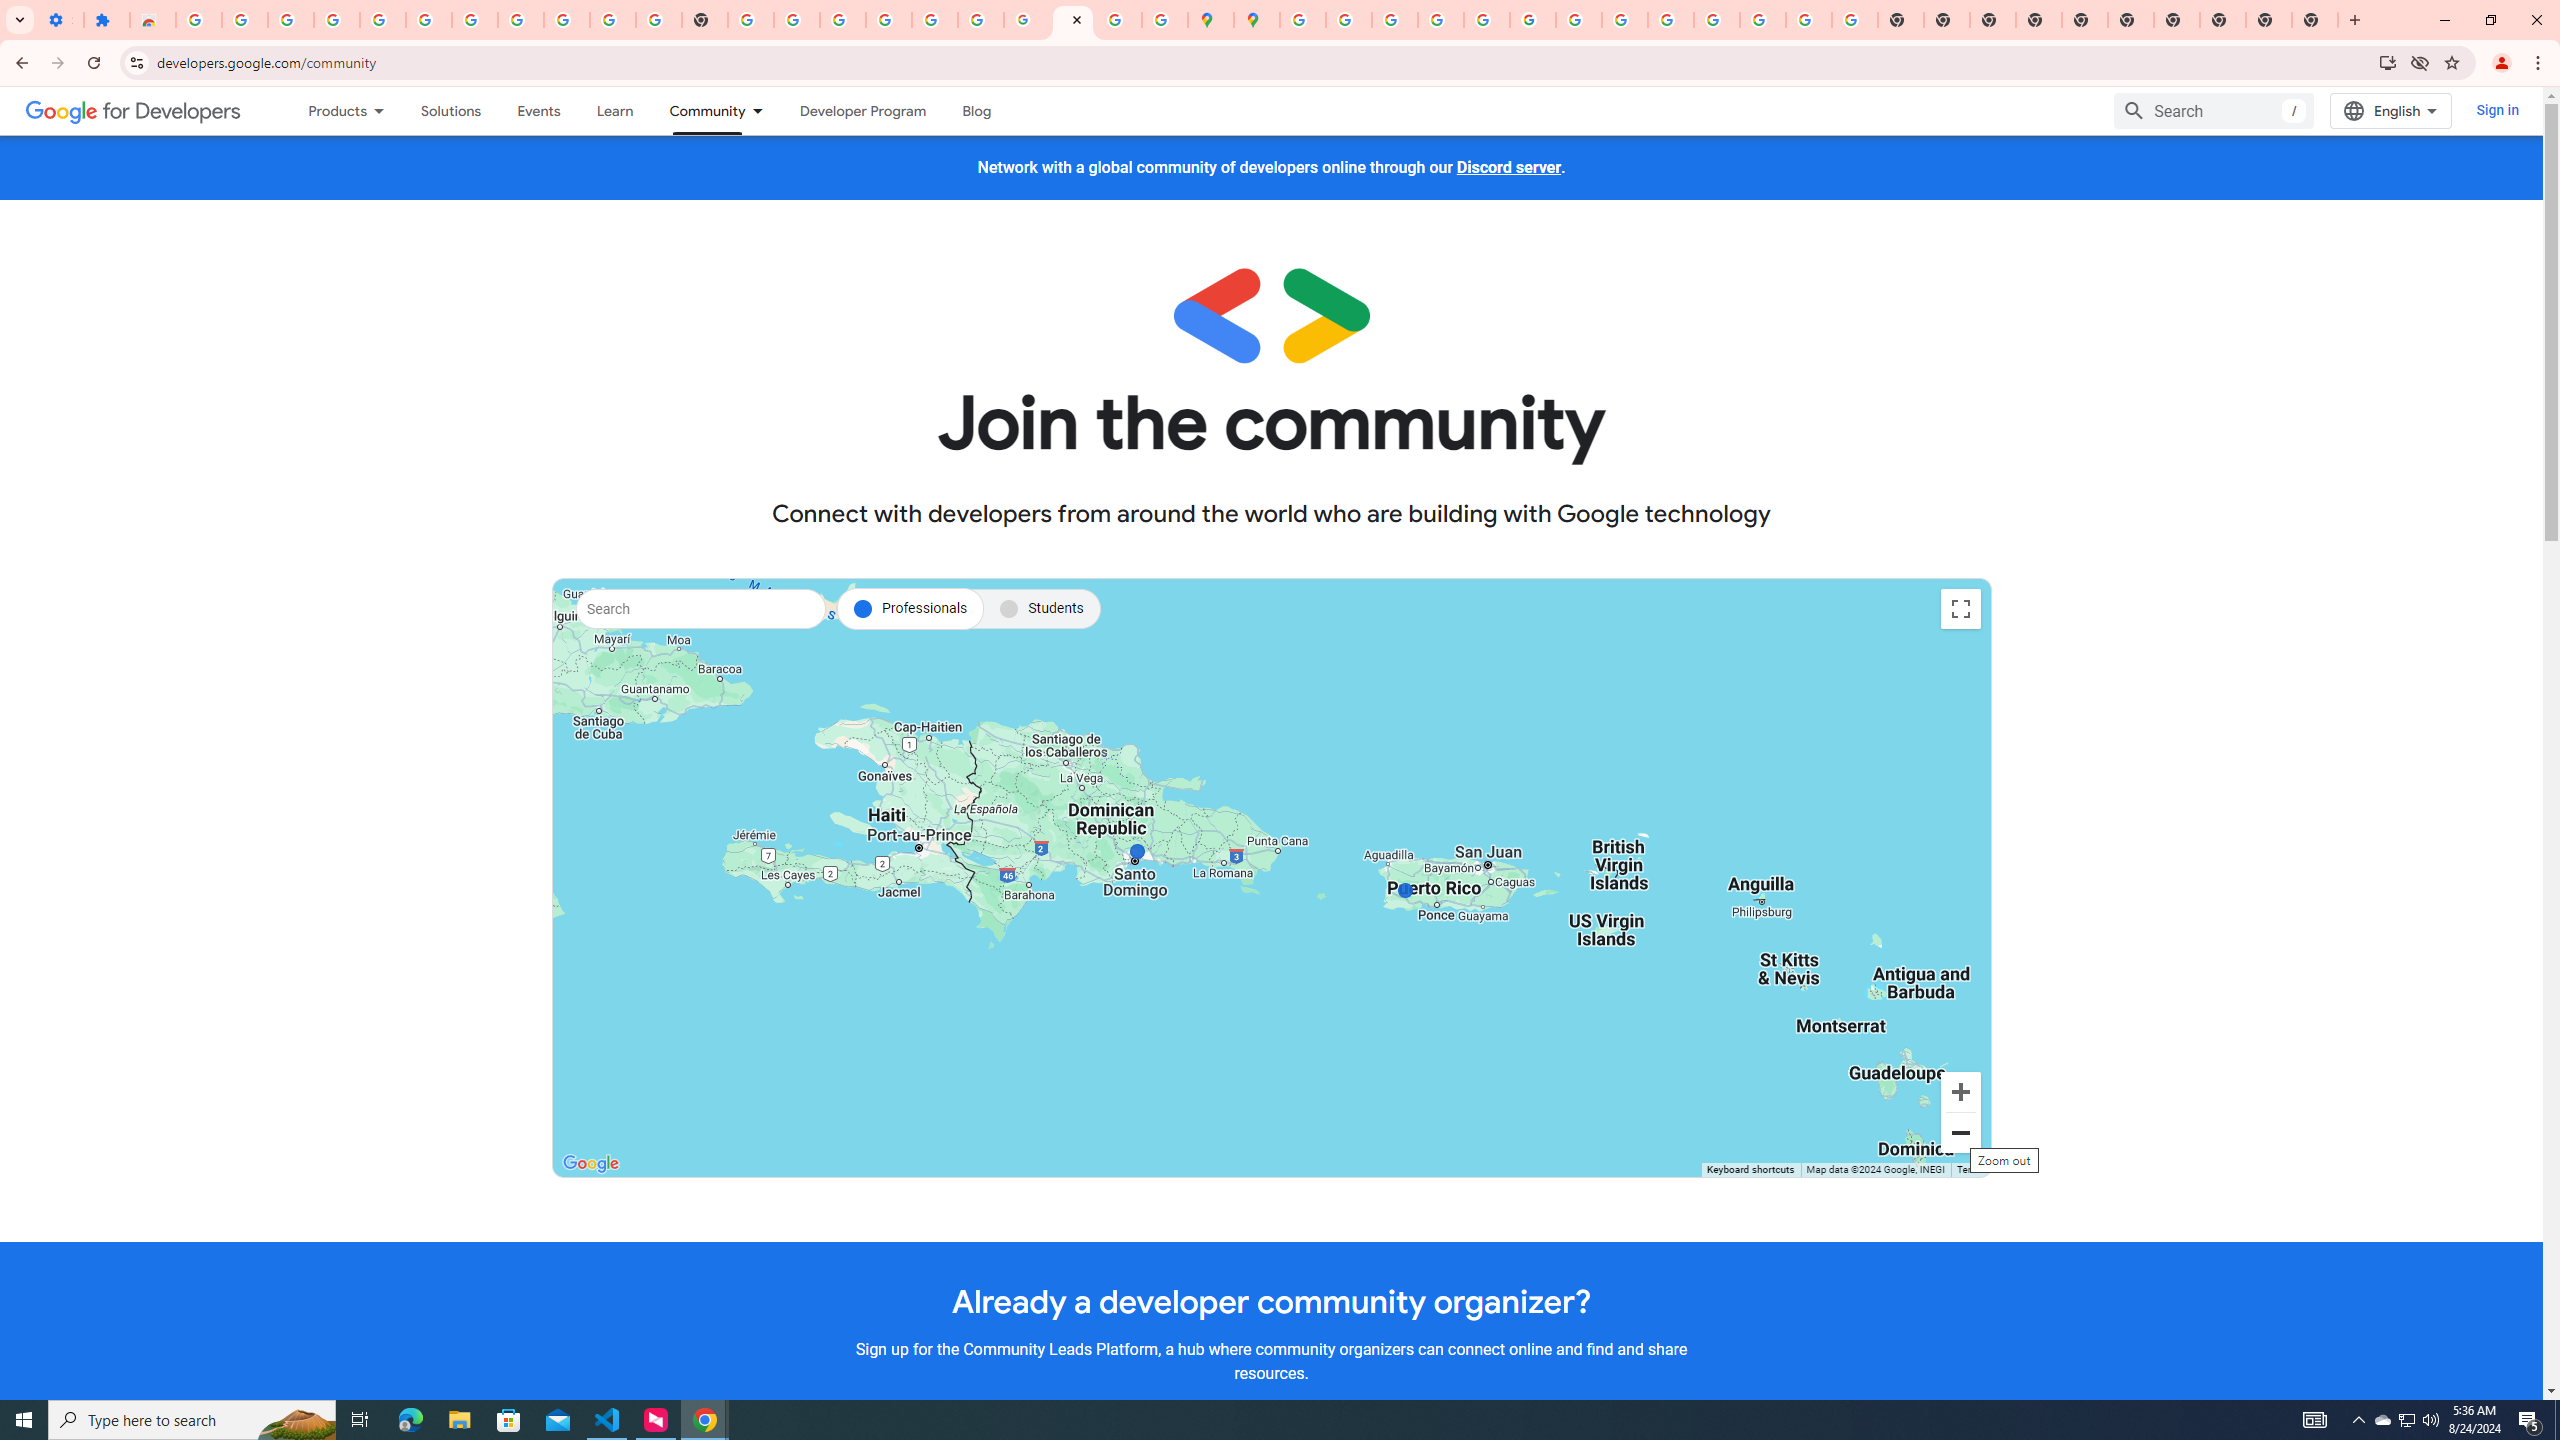 This screenshot has height=1440, width=2560. Describe the element at coordinates (2539, 62) in the screenshot. I see `'Chrome'` at that location.